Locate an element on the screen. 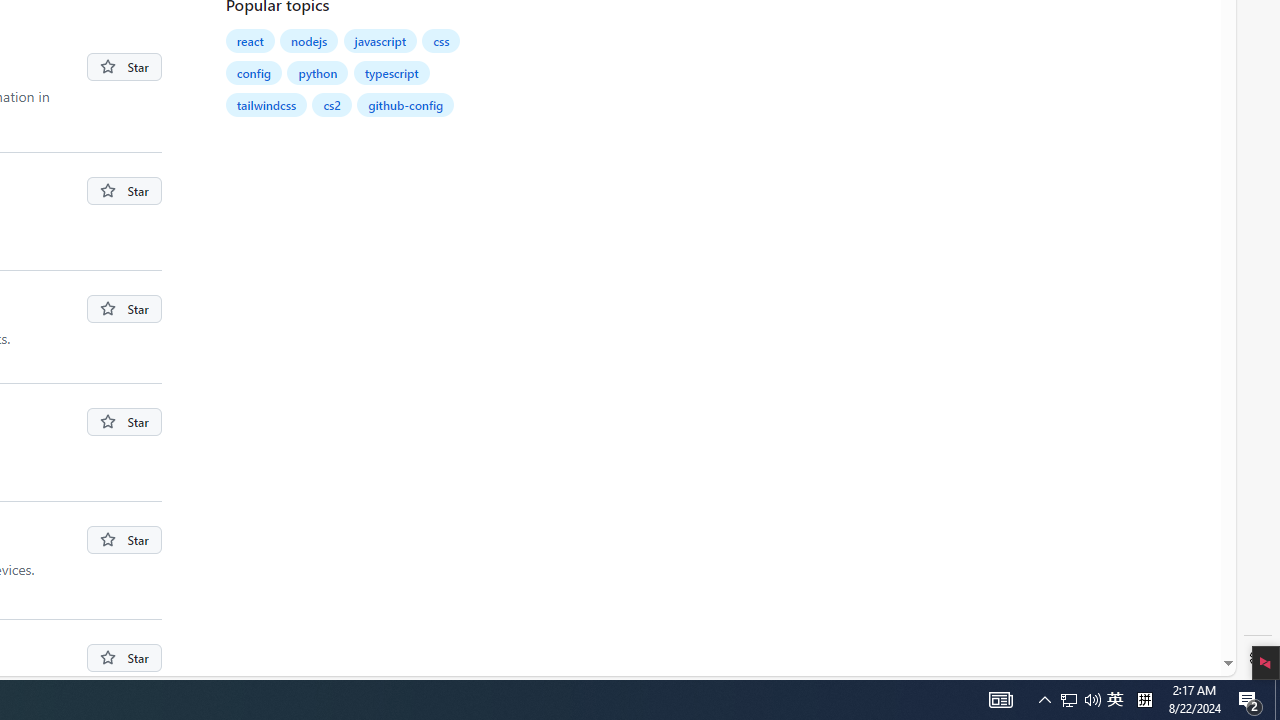 This screenshot has width=1280, height=720. 'python' is located at coordinates (317, 72).